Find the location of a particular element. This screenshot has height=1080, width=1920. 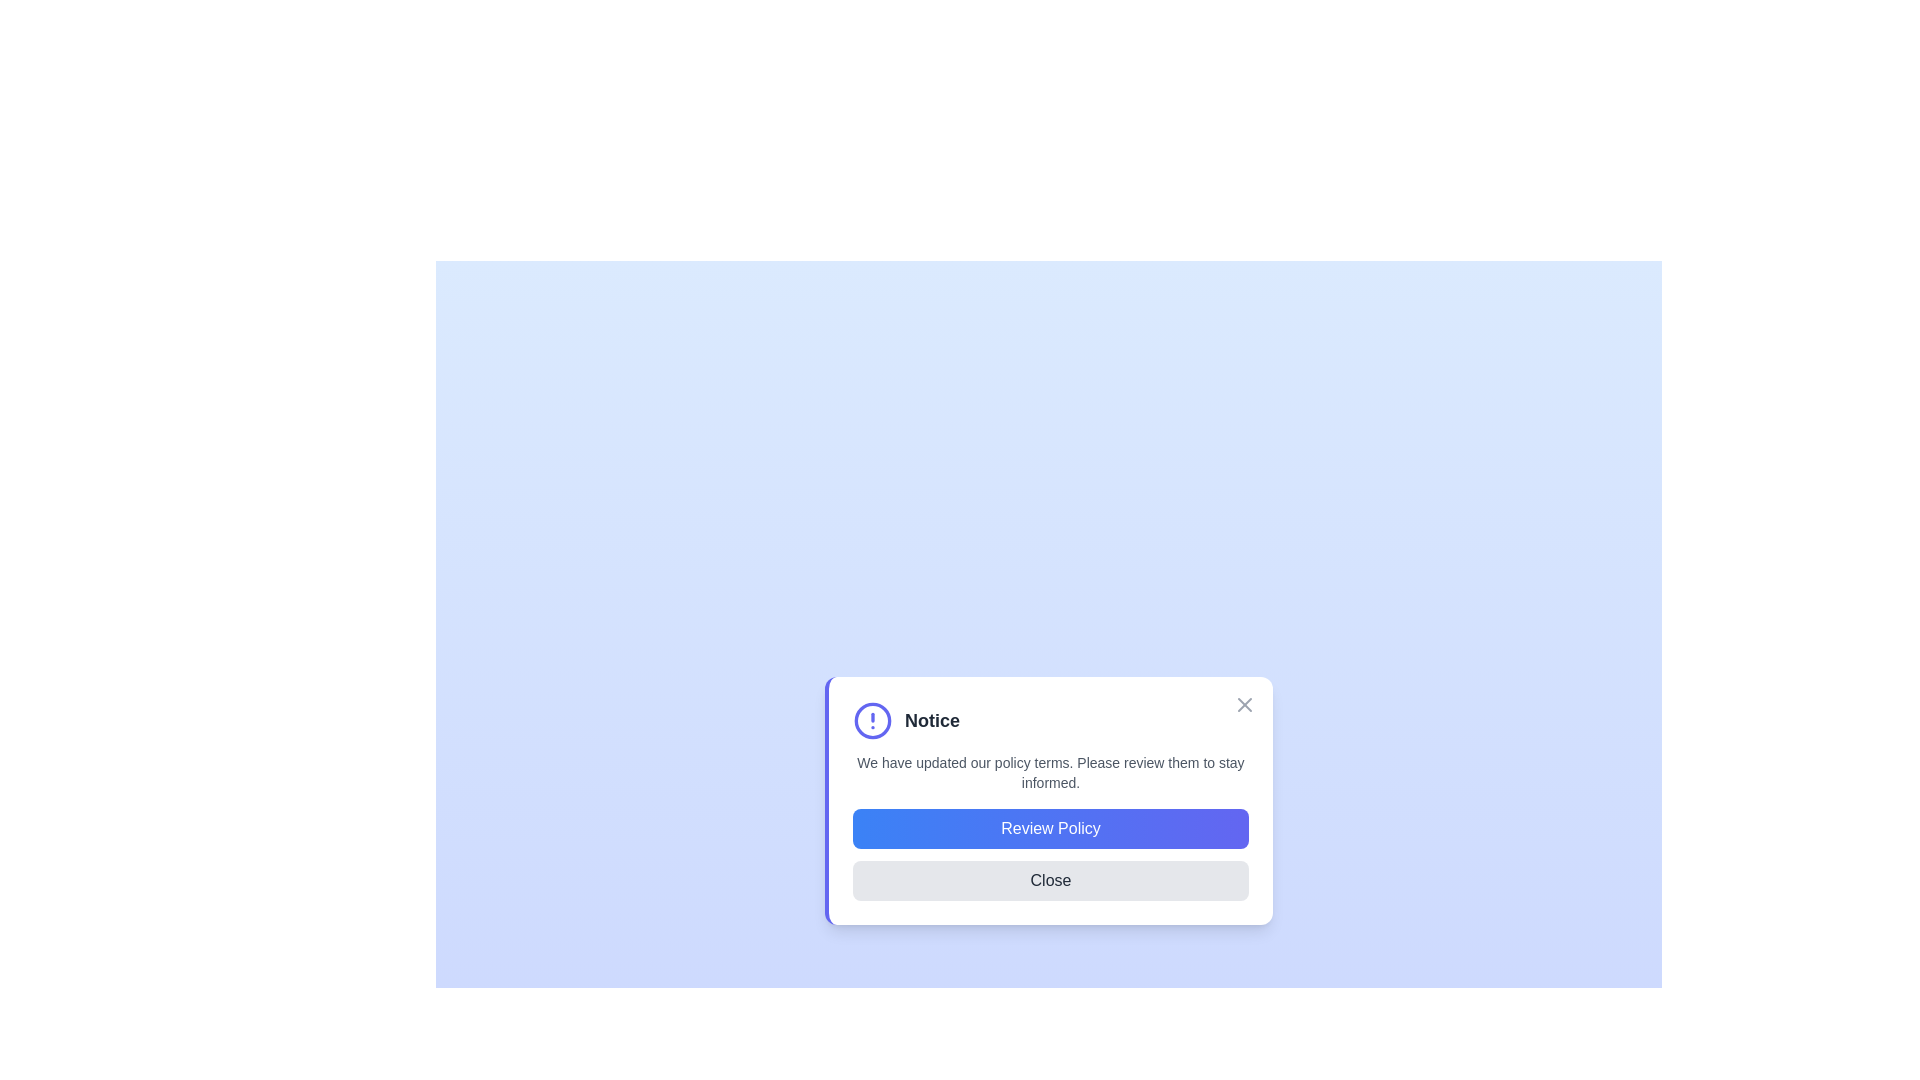

'X' button on the alert panel to close it is located at coordinates (1243, 704).